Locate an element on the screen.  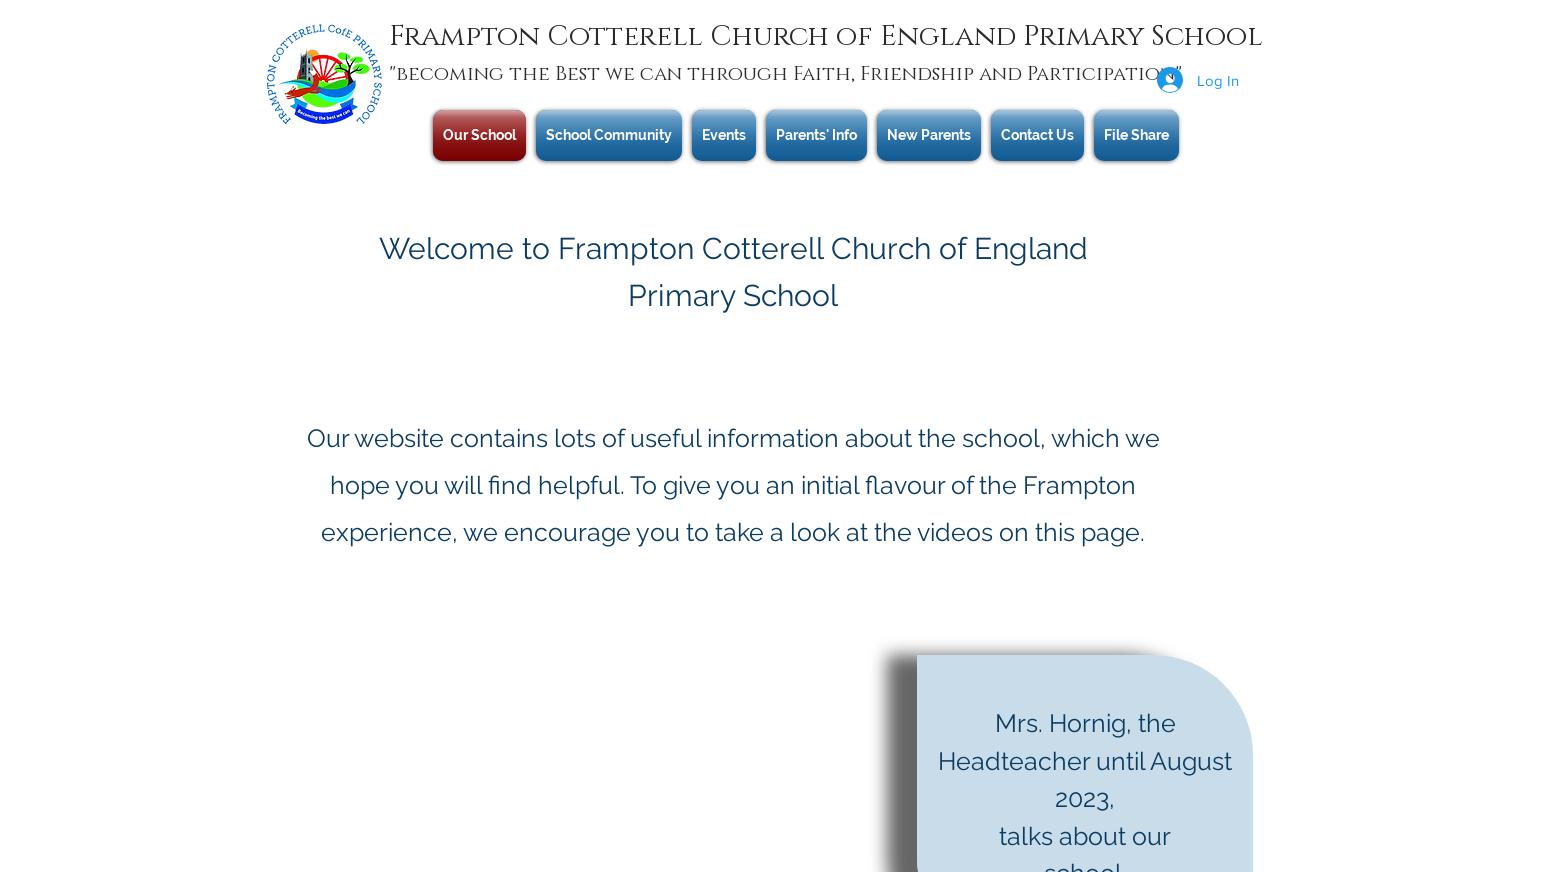
'talks about our' is located at coordinates (1085, 835).